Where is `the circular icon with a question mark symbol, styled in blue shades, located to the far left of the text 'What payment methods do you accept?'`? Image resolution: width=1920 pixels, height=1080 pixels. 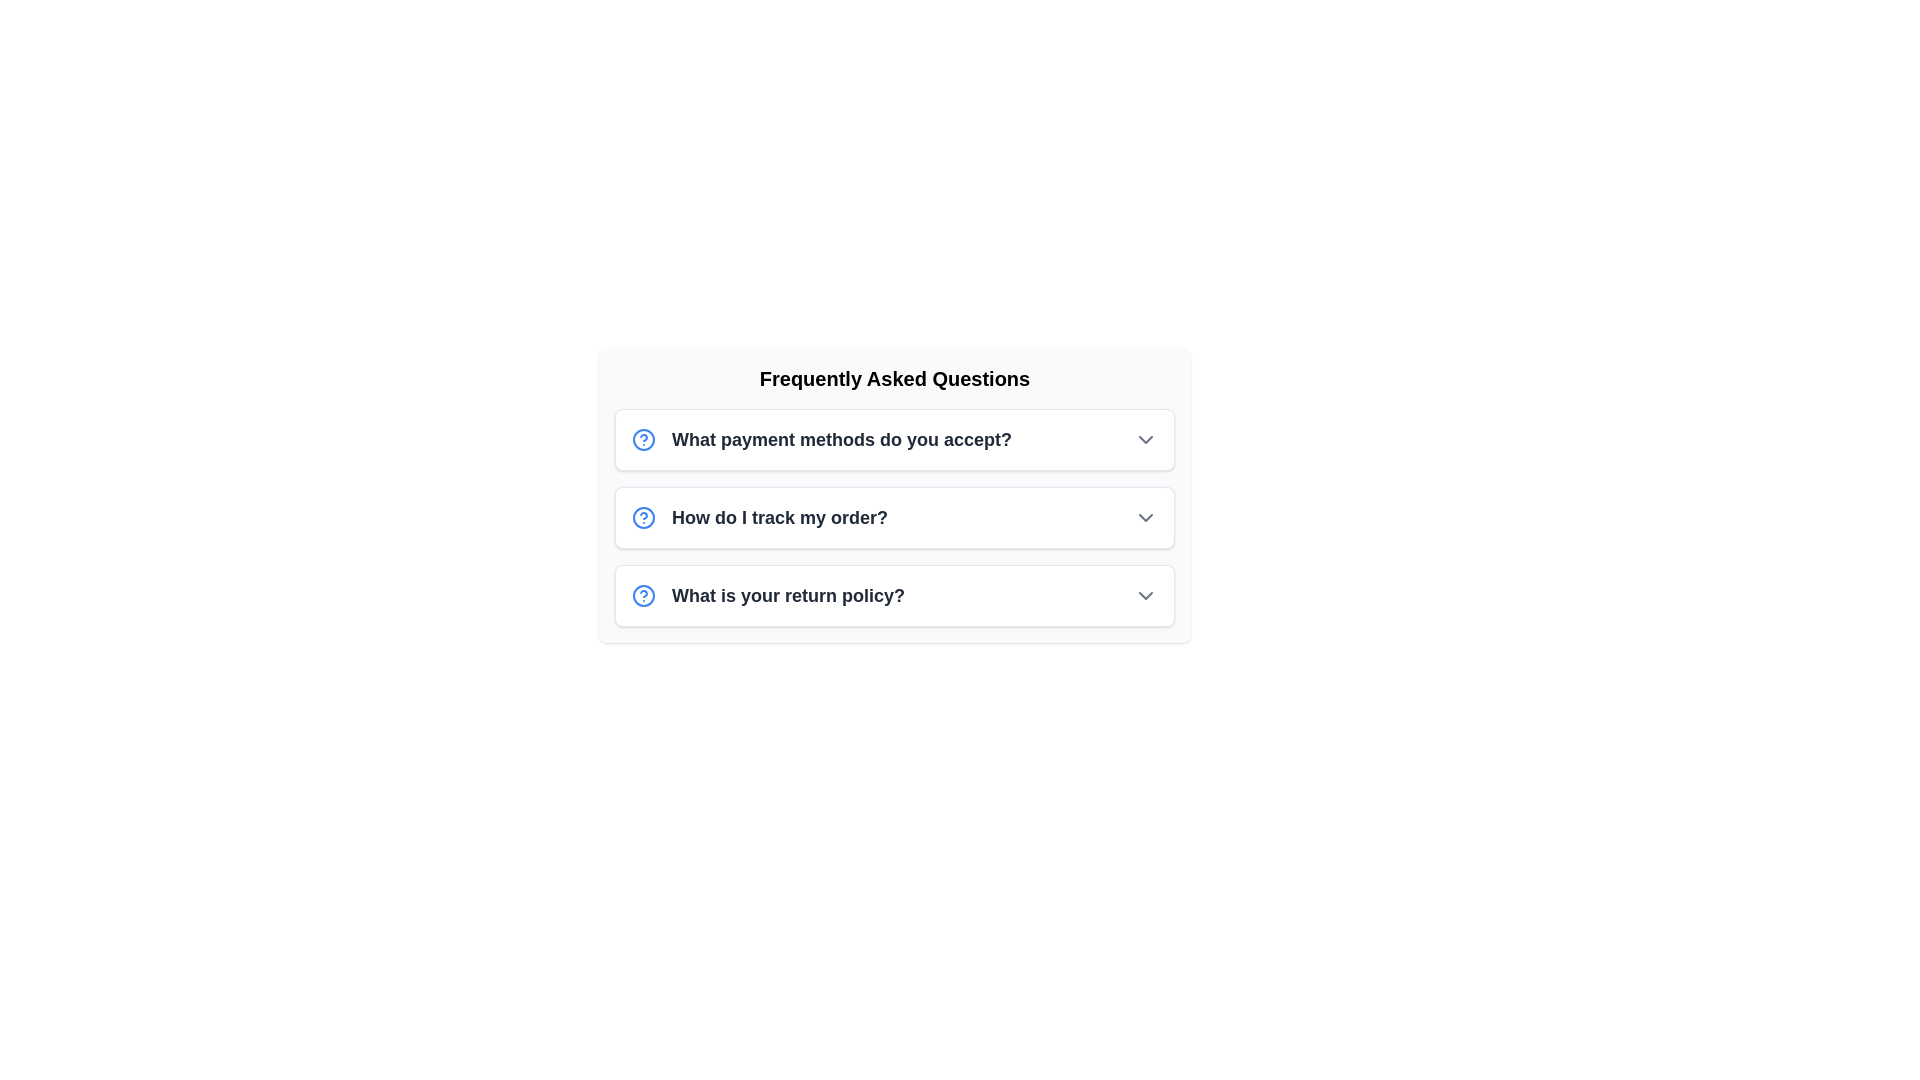
the circular icon with a question mark symbol, styled in blue shades, located to the far left of the text 'What payment methods do you accept?' is located at coordinates (643, 438).